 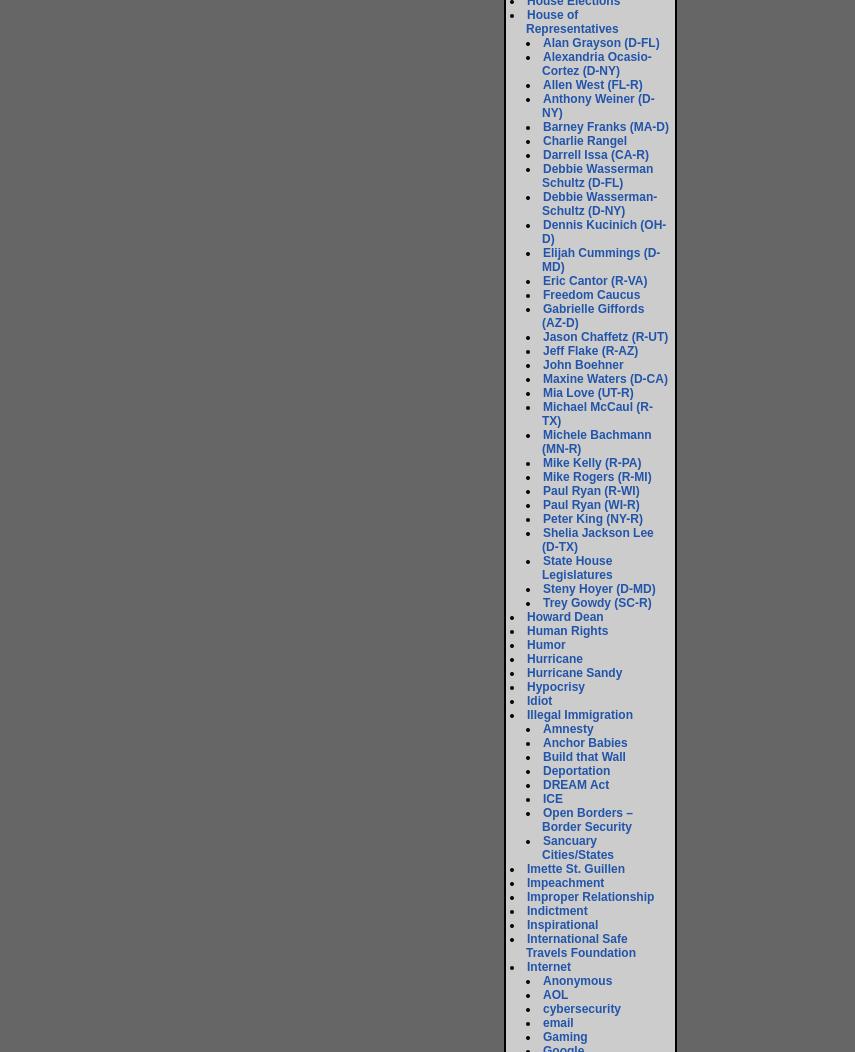 What do you see at coordinates (527, 883) in the screenshot?
I see `'Impeachment'` at bounding box center [527, 883].